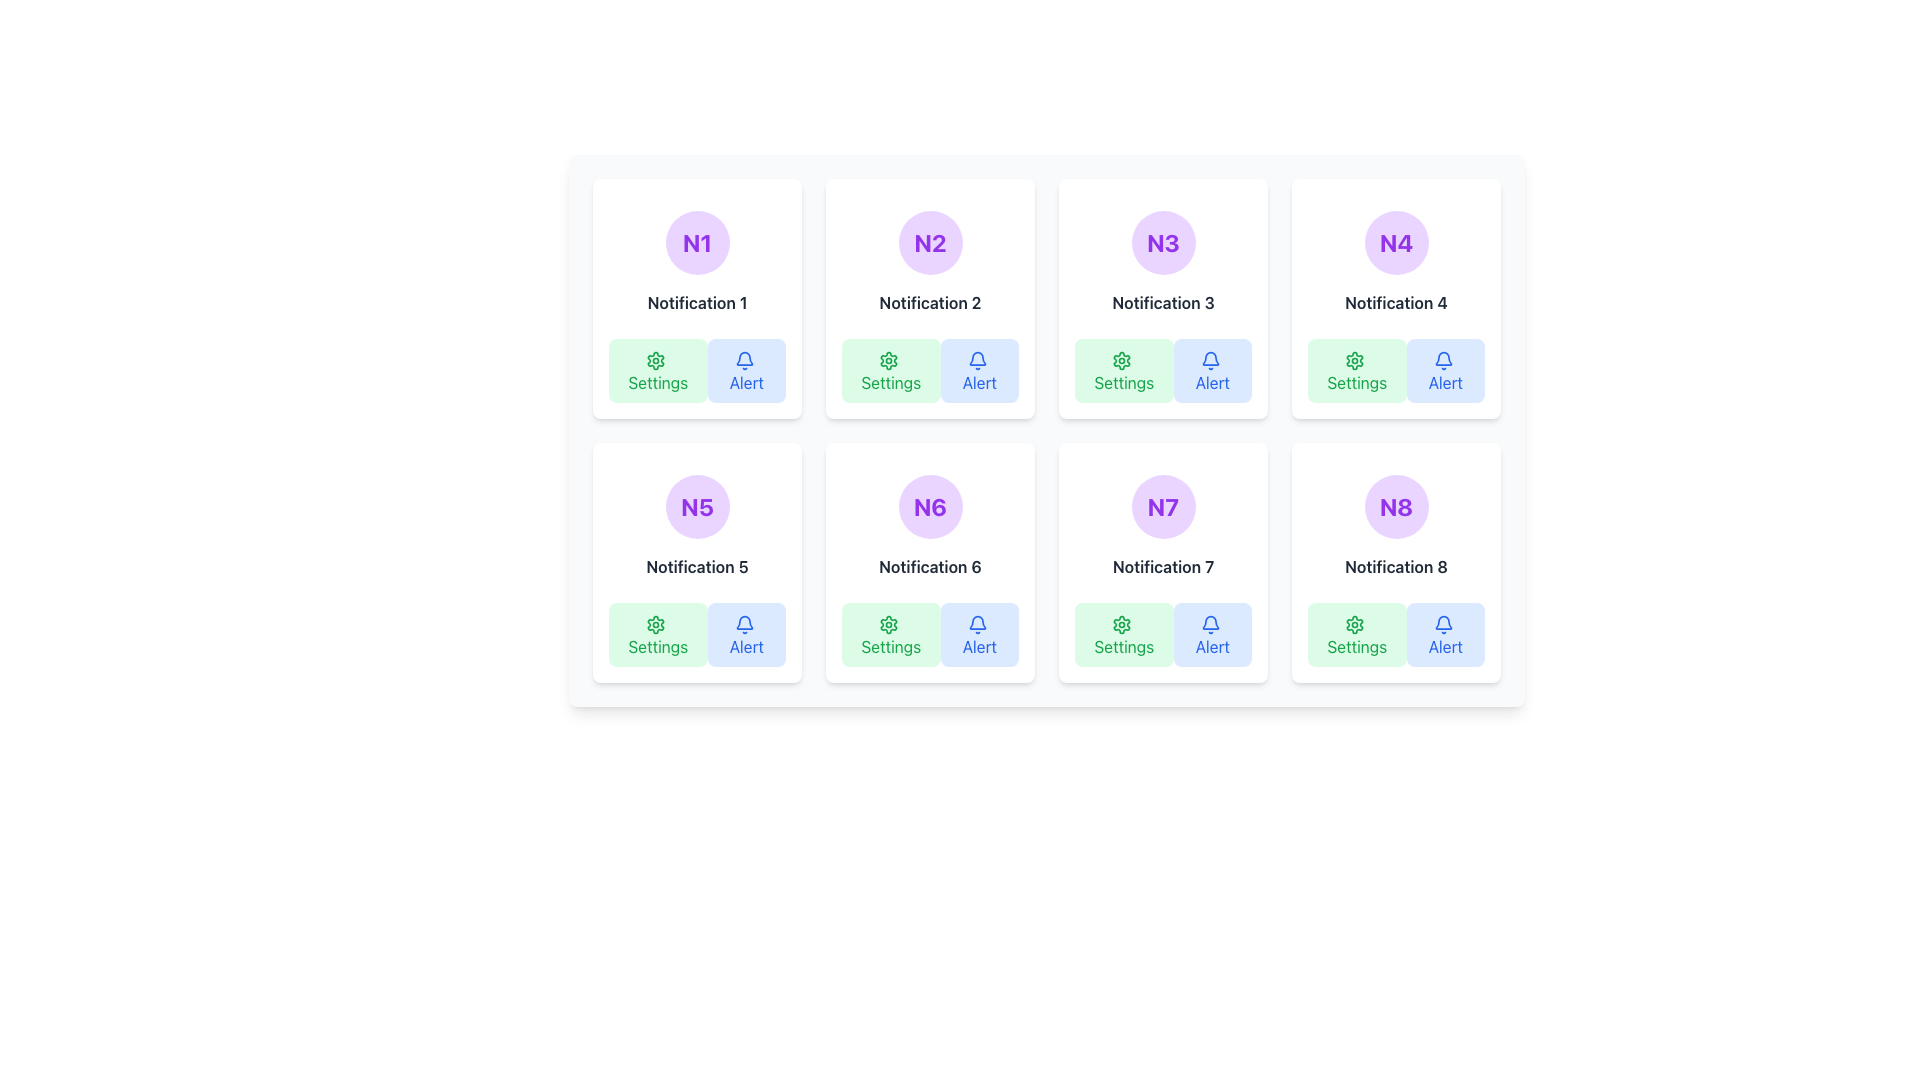 The width and height of the screenshot is (1920, 1080). What do you see at coordinates (929, 505) in the screenshot?
I see `the text 'N6' displayed within the circular purple element in the Notification 6 card located in the second row, third column of the grid` at bounding box center [929, 505].